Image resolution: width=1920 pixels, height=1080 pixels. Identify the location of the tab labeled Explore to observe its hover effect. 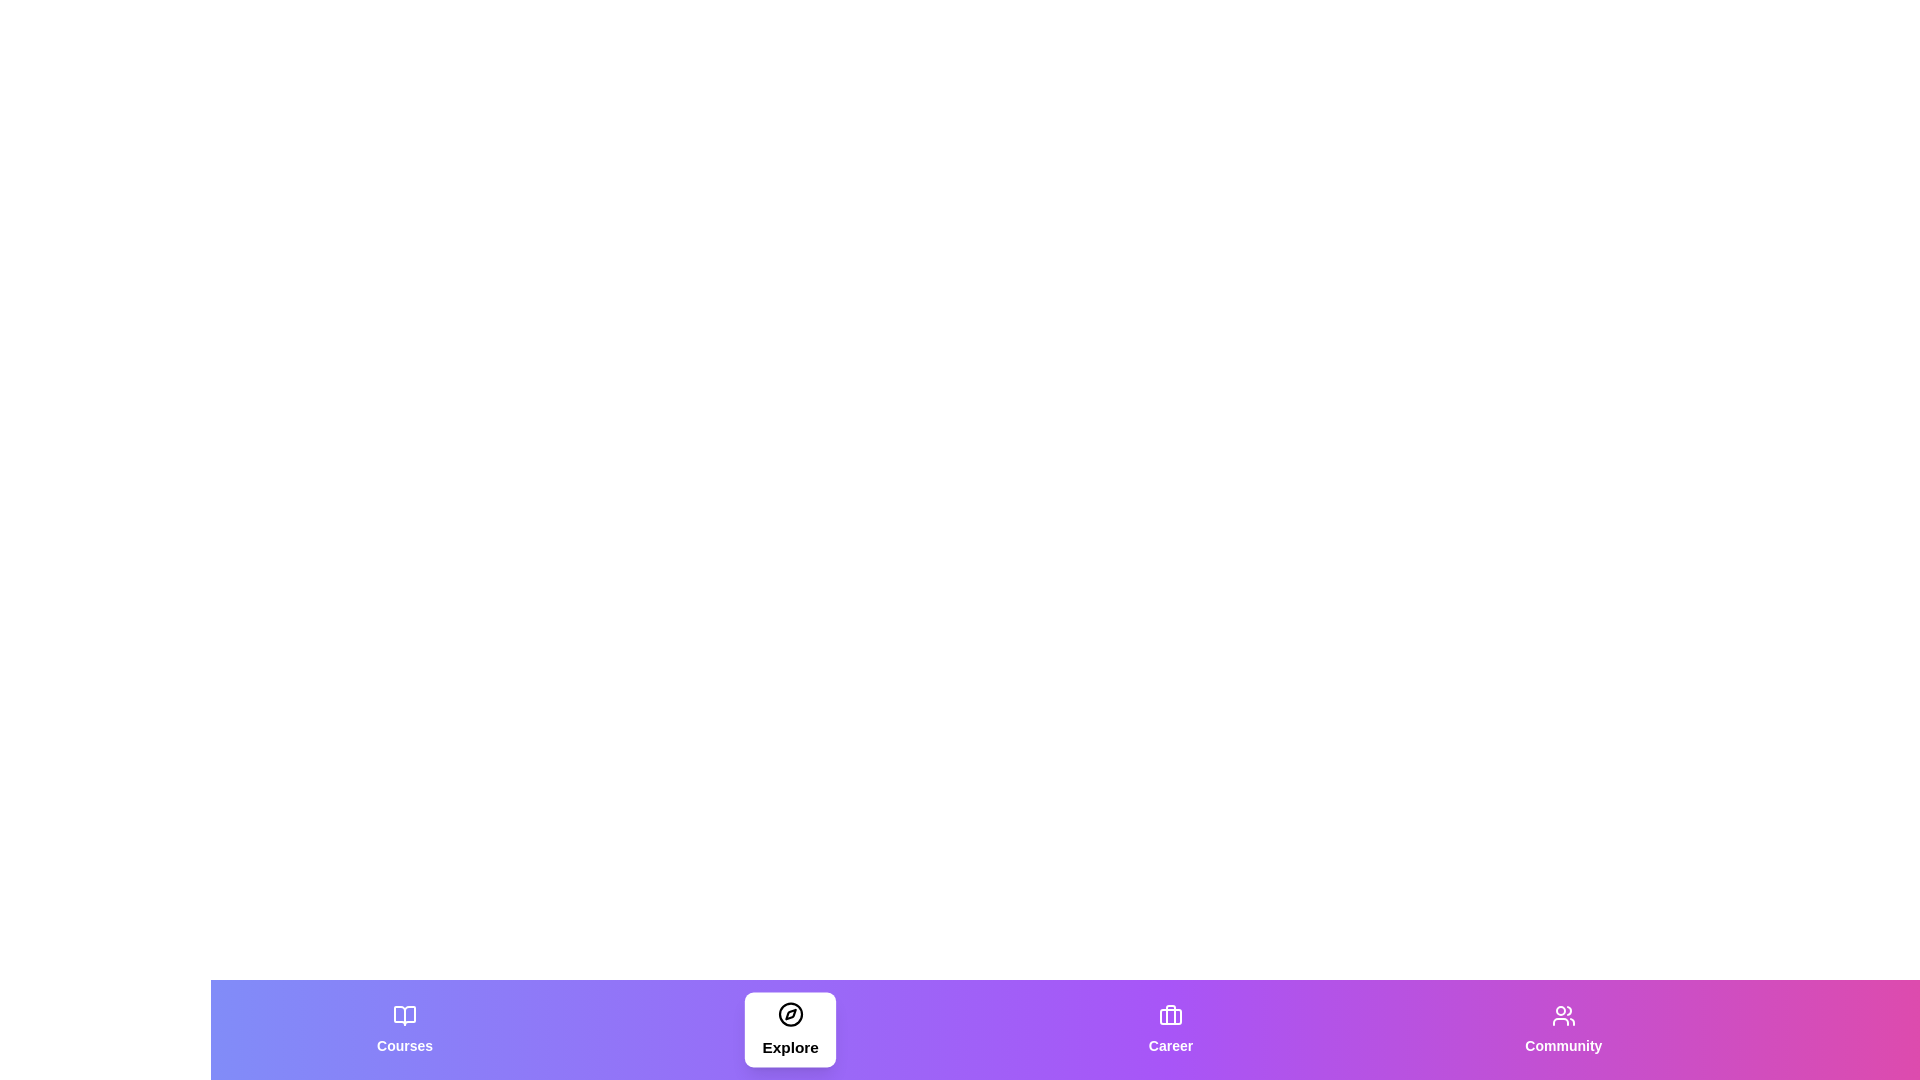
(790, 1029).